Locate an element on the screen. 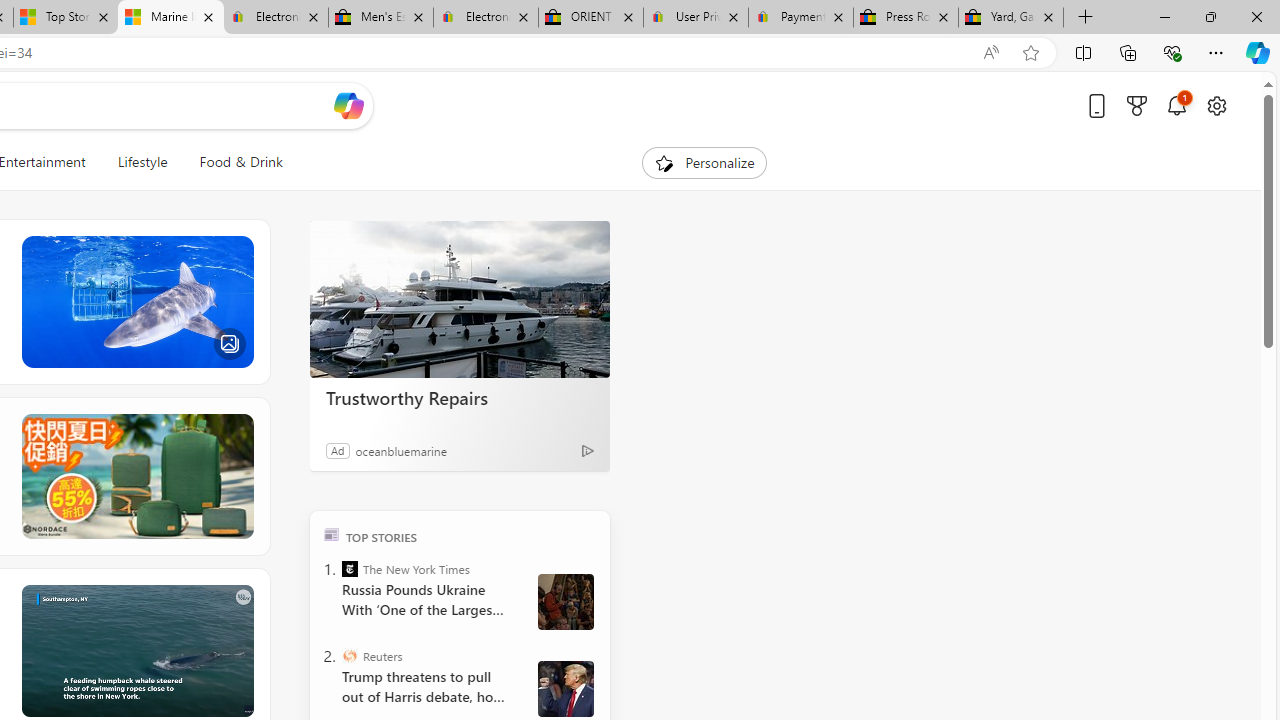 The width and height of the screenshot is (1280, 720). 'Trustworthy Repairs' is located at coordinates (459, 299).